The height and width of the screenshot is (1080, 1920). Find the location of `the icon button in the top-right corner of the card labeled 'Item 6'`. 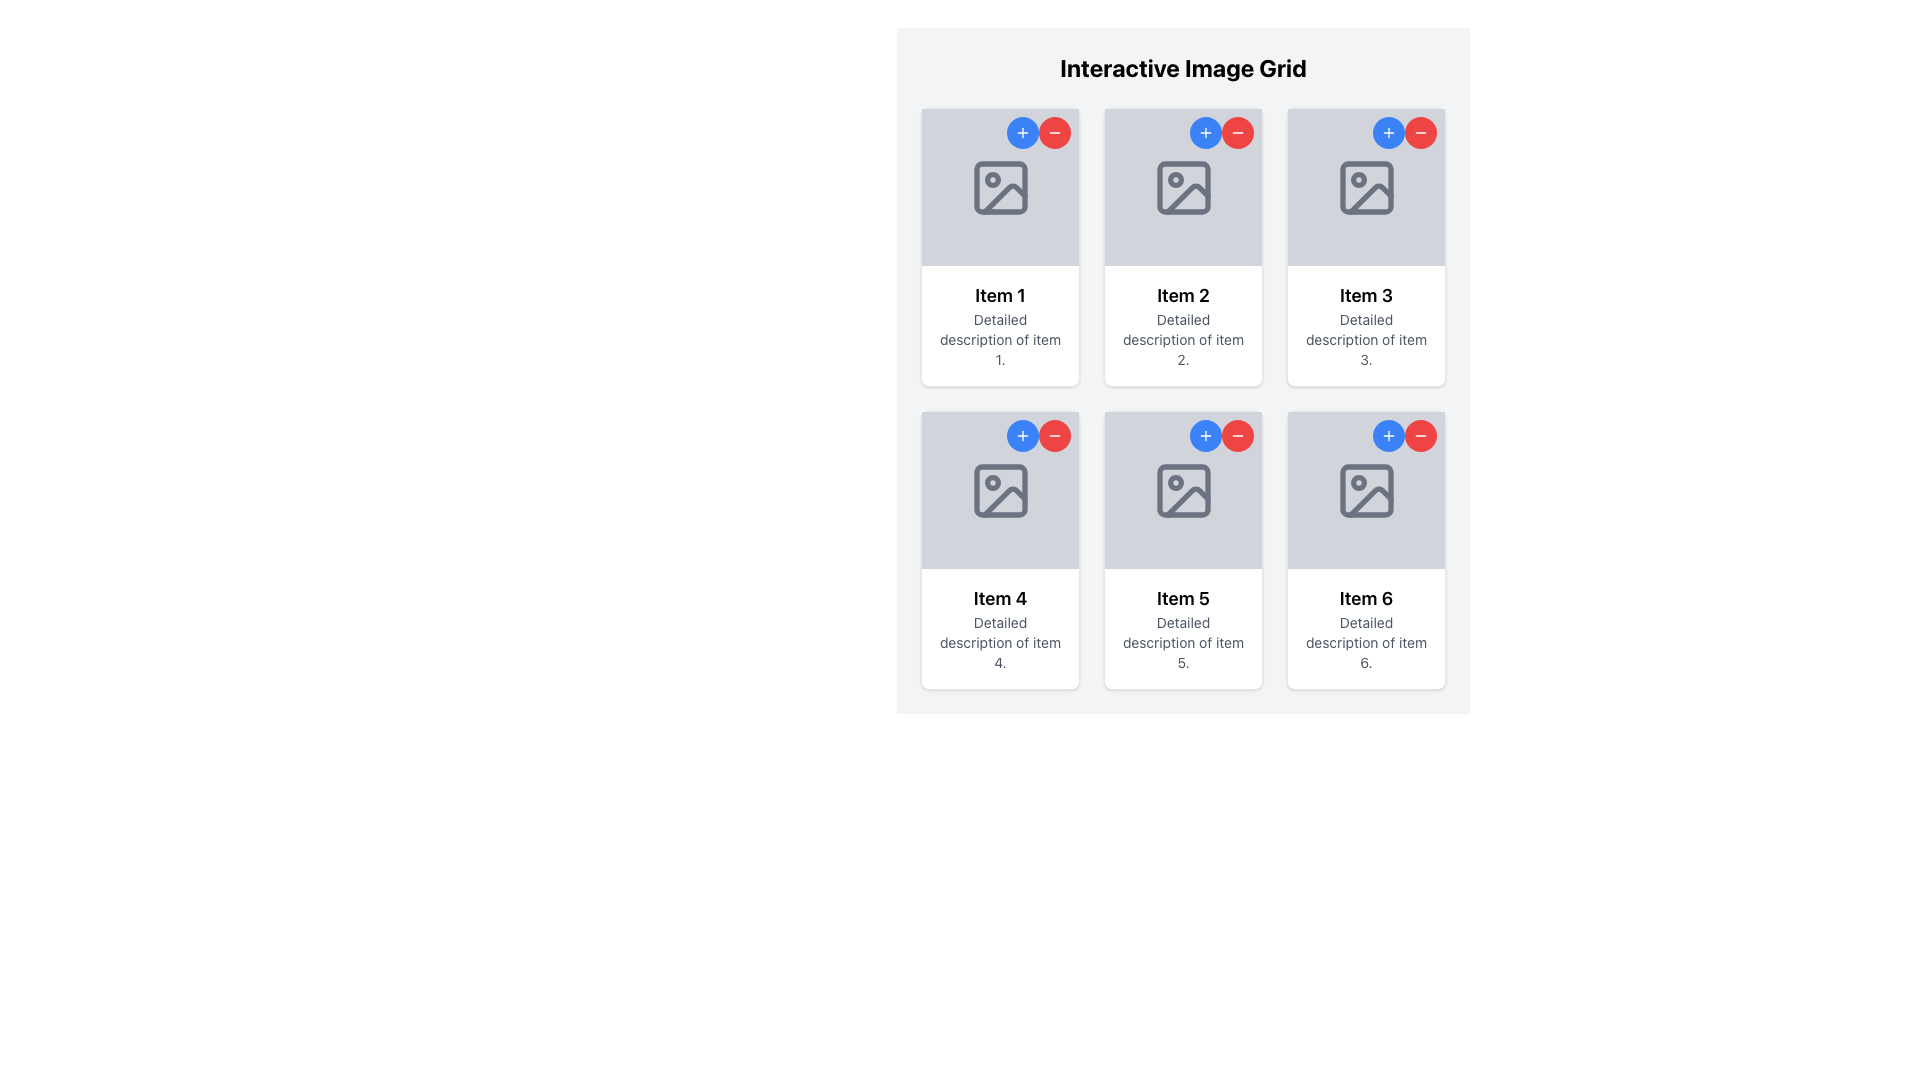

the icon button in the top-right corner of the card labeled 'Item 6' is located at coordinates (1419, 434).